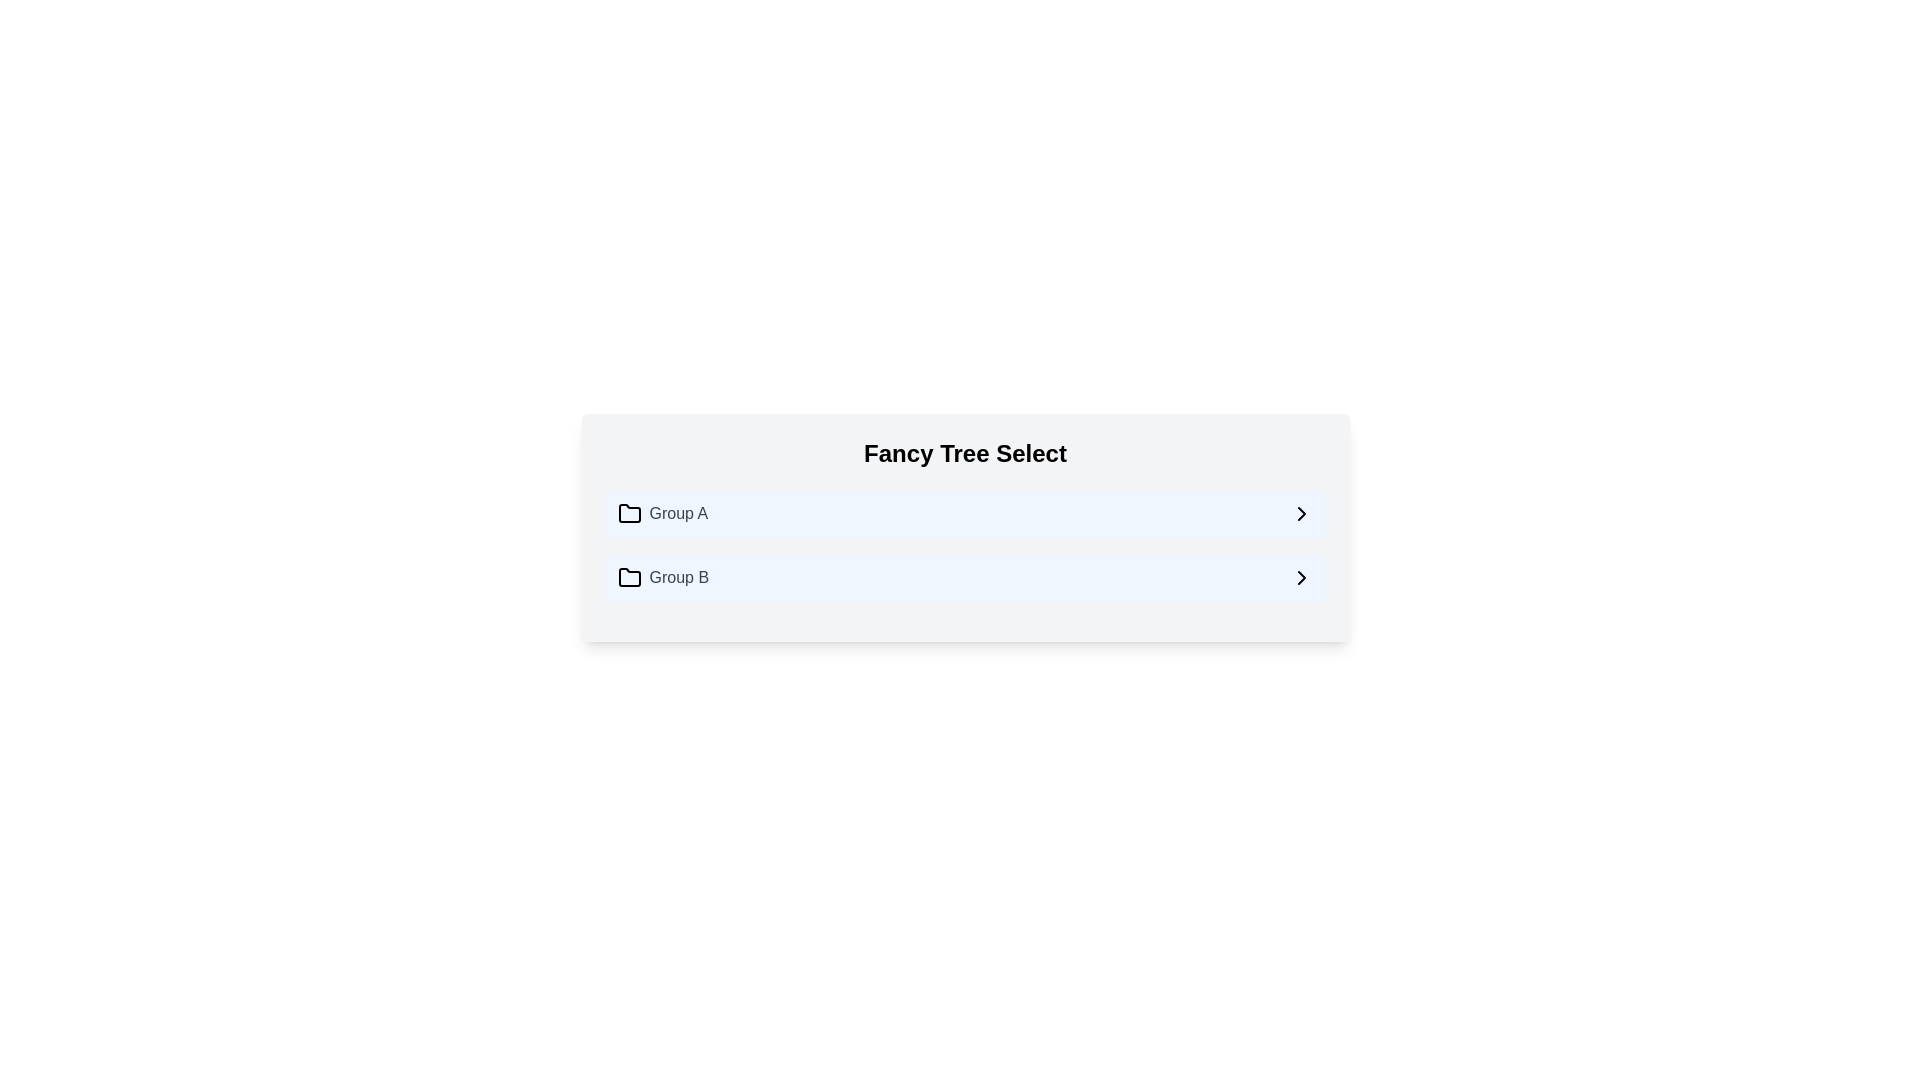 The width and height of the screenshot is (1920, 1080). I want to click on the right-chevron icon, so click(1301, 512).